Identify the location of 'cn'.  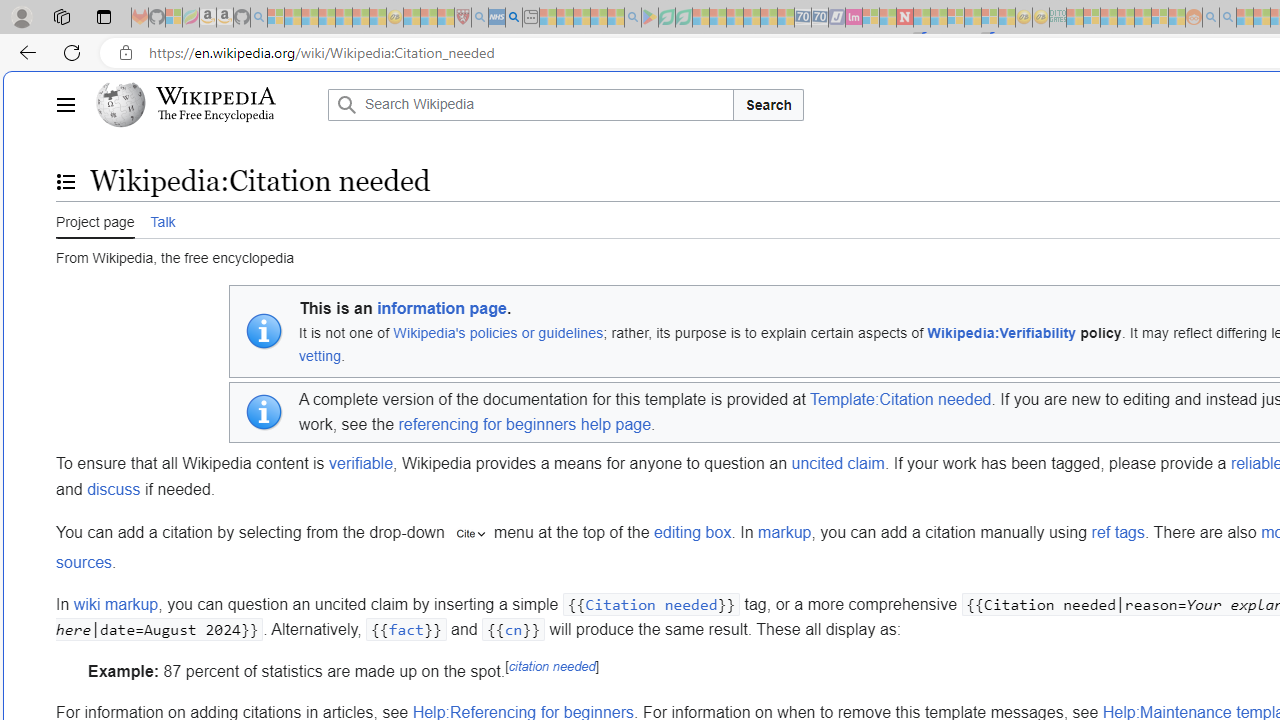
(513, 630).